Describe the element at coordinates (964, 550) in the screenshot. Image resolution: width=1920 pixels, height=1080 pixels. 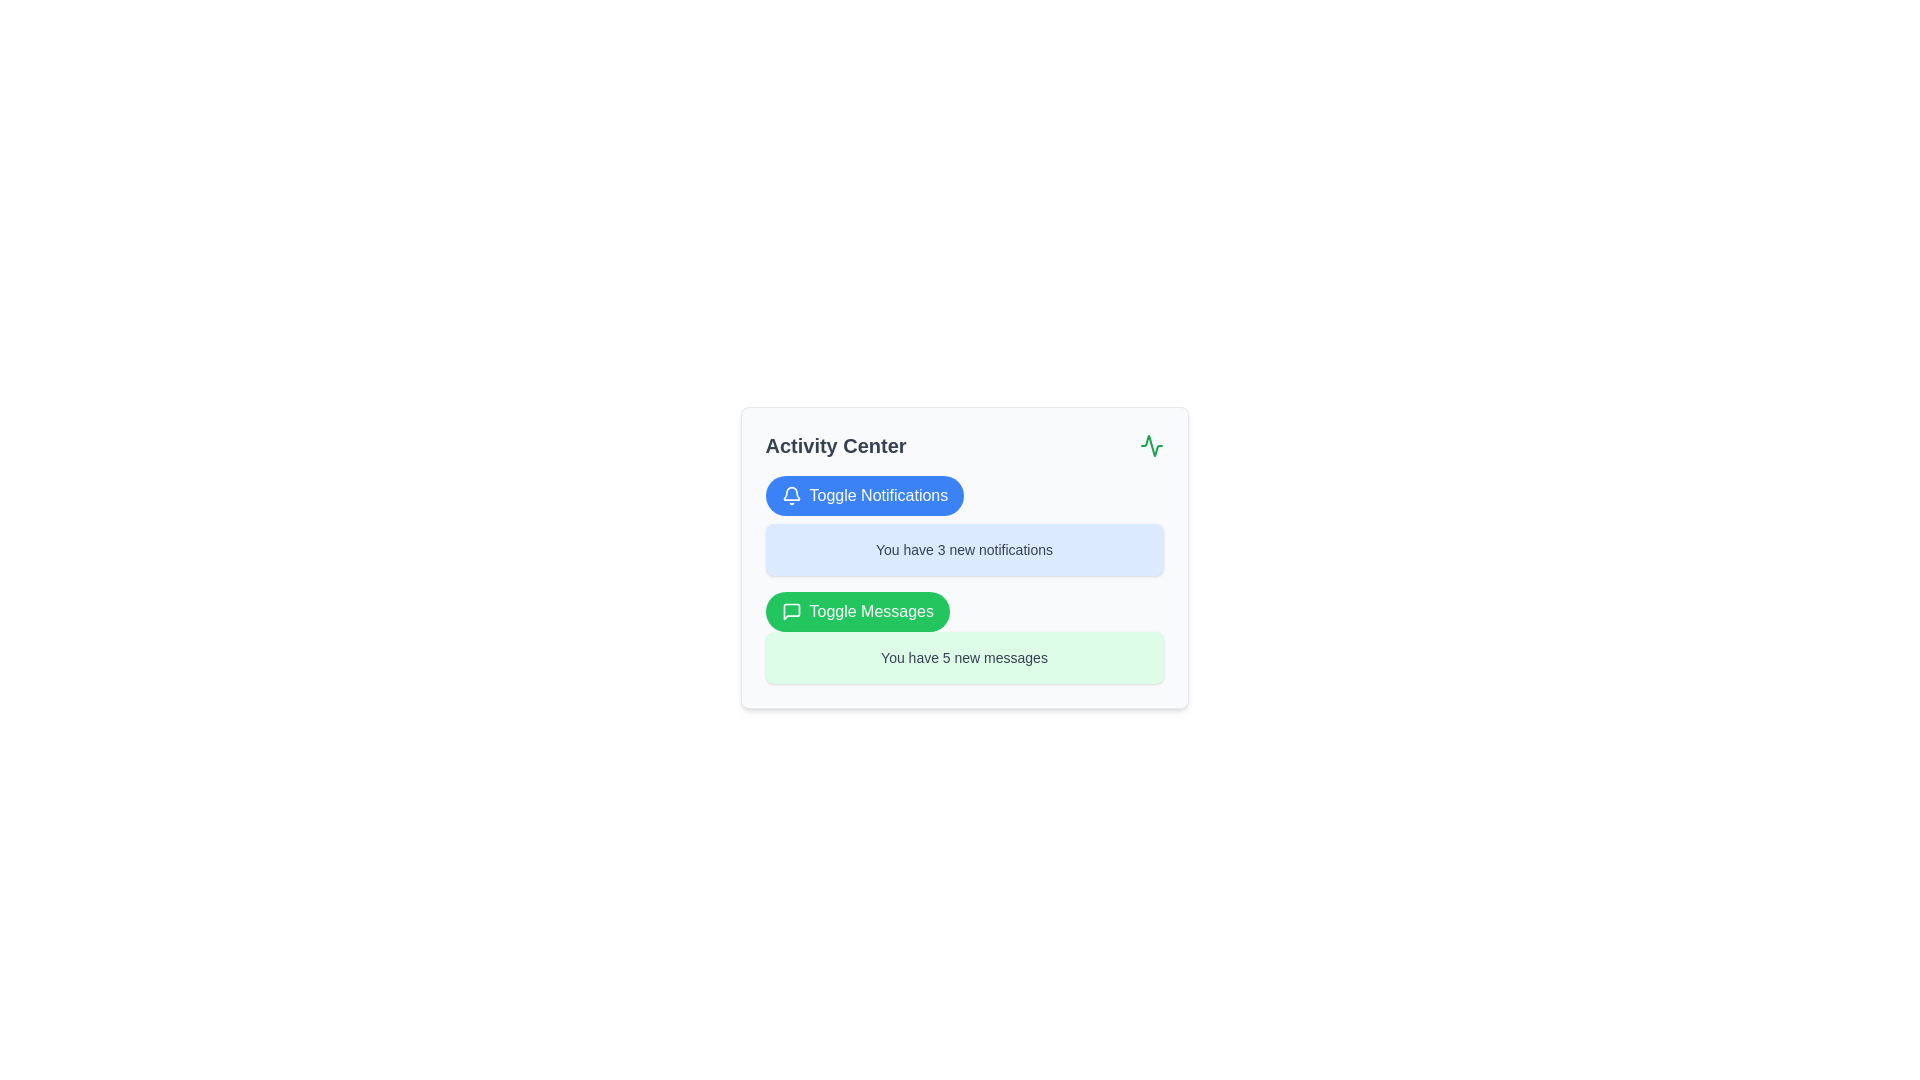
I see `the Notification Display Box that shows the number of new notifications, located in the Activity Center section, between the Toggle Notifications button and the Toggle Messages button` at that location.